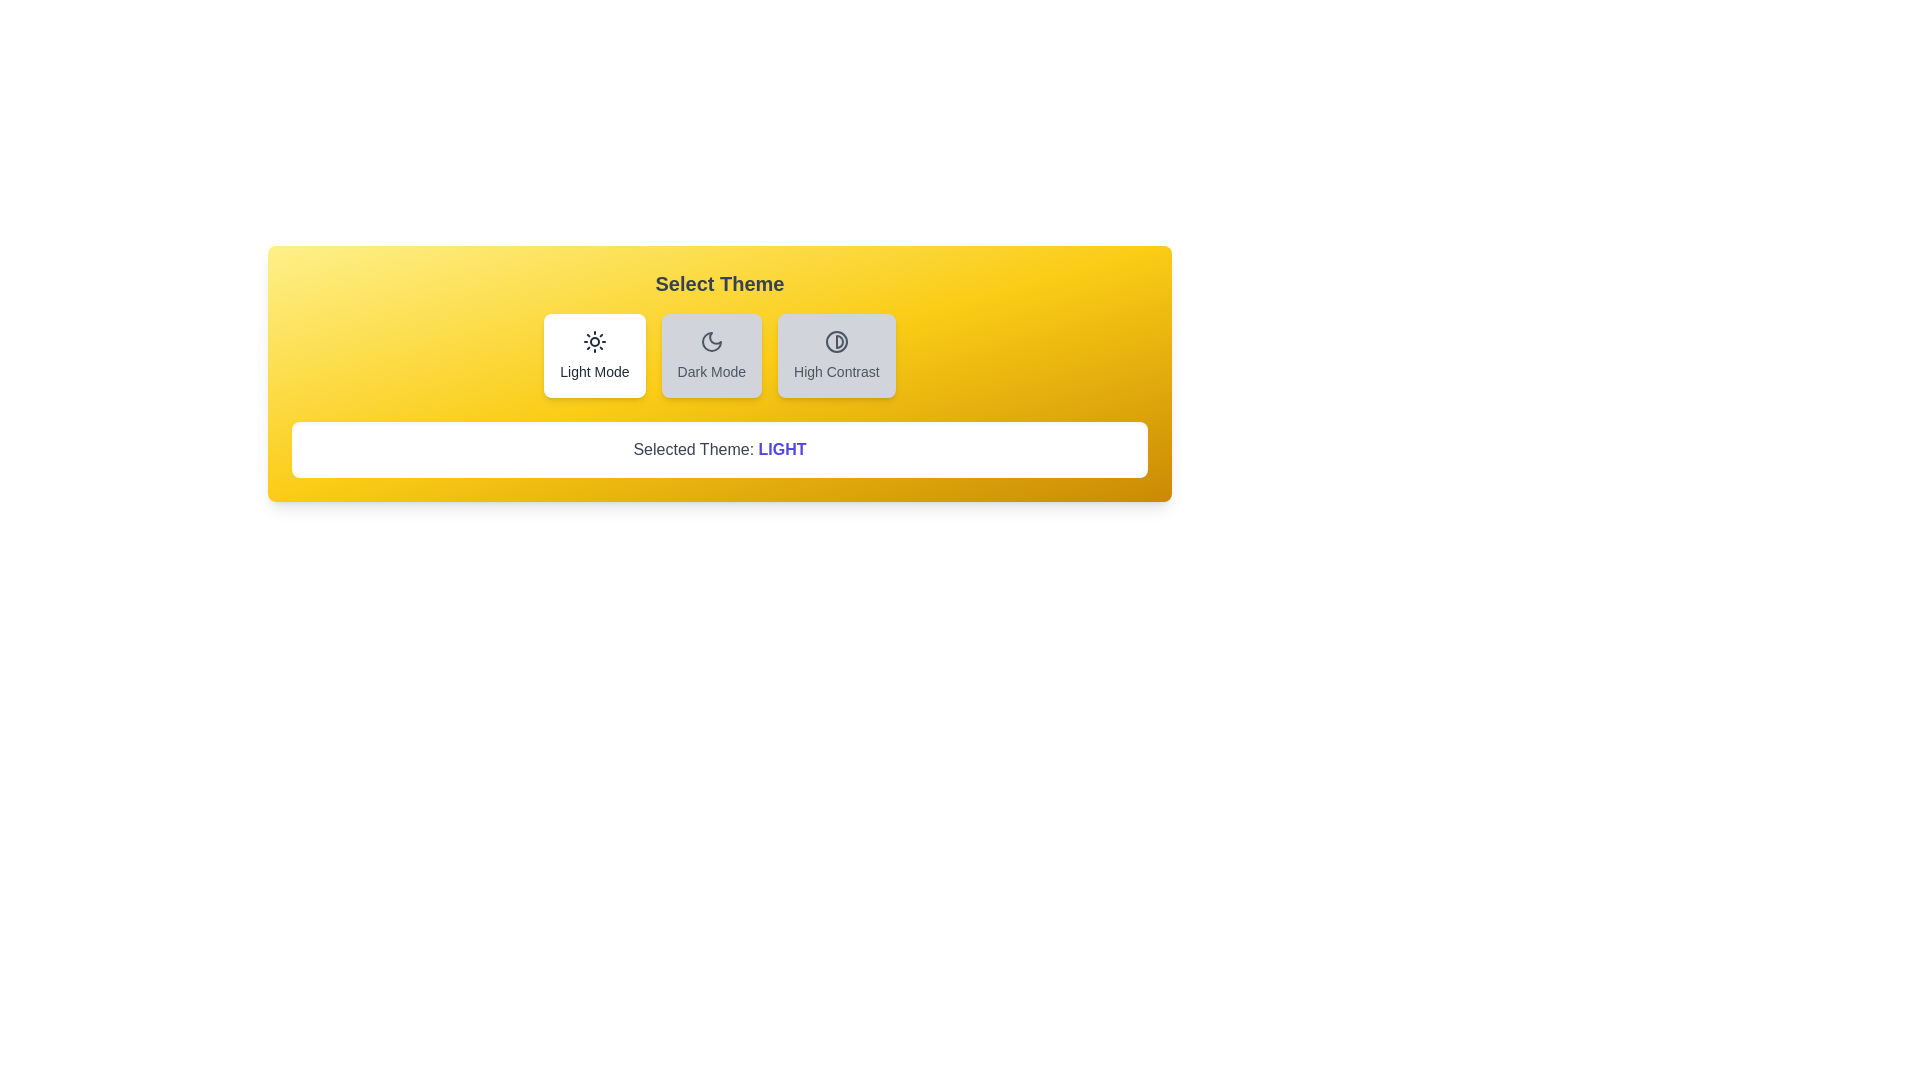 This screenshot has height=1080, width=1920. I want to click on the button corresponding to the theme Dark Mode to select it, so click(711, 354).